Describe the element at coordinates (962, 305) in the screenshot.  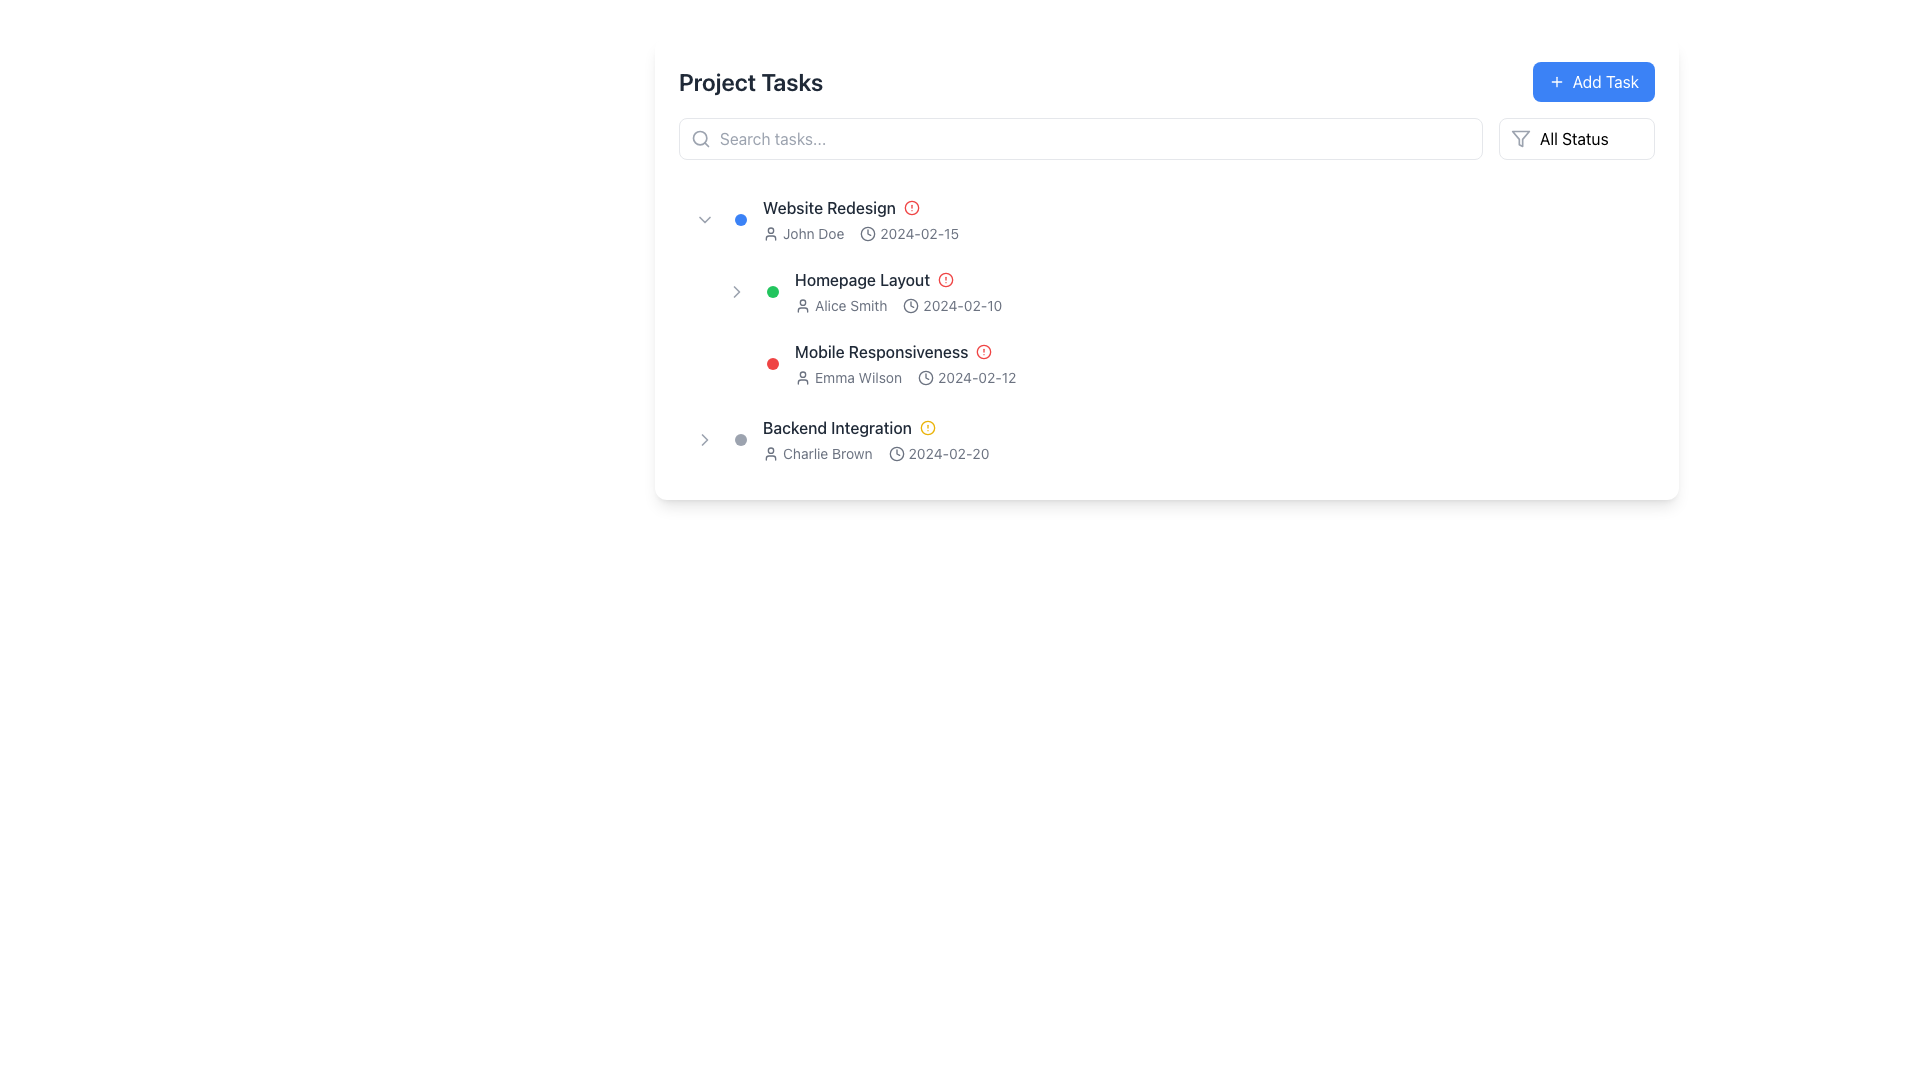
I see `the static text label displaying the due date for the task located in the task list under the 'Homepage Layout' section, which is to the right of the assignee 'Alice Smith' and has a clock icon to its left` at that location.